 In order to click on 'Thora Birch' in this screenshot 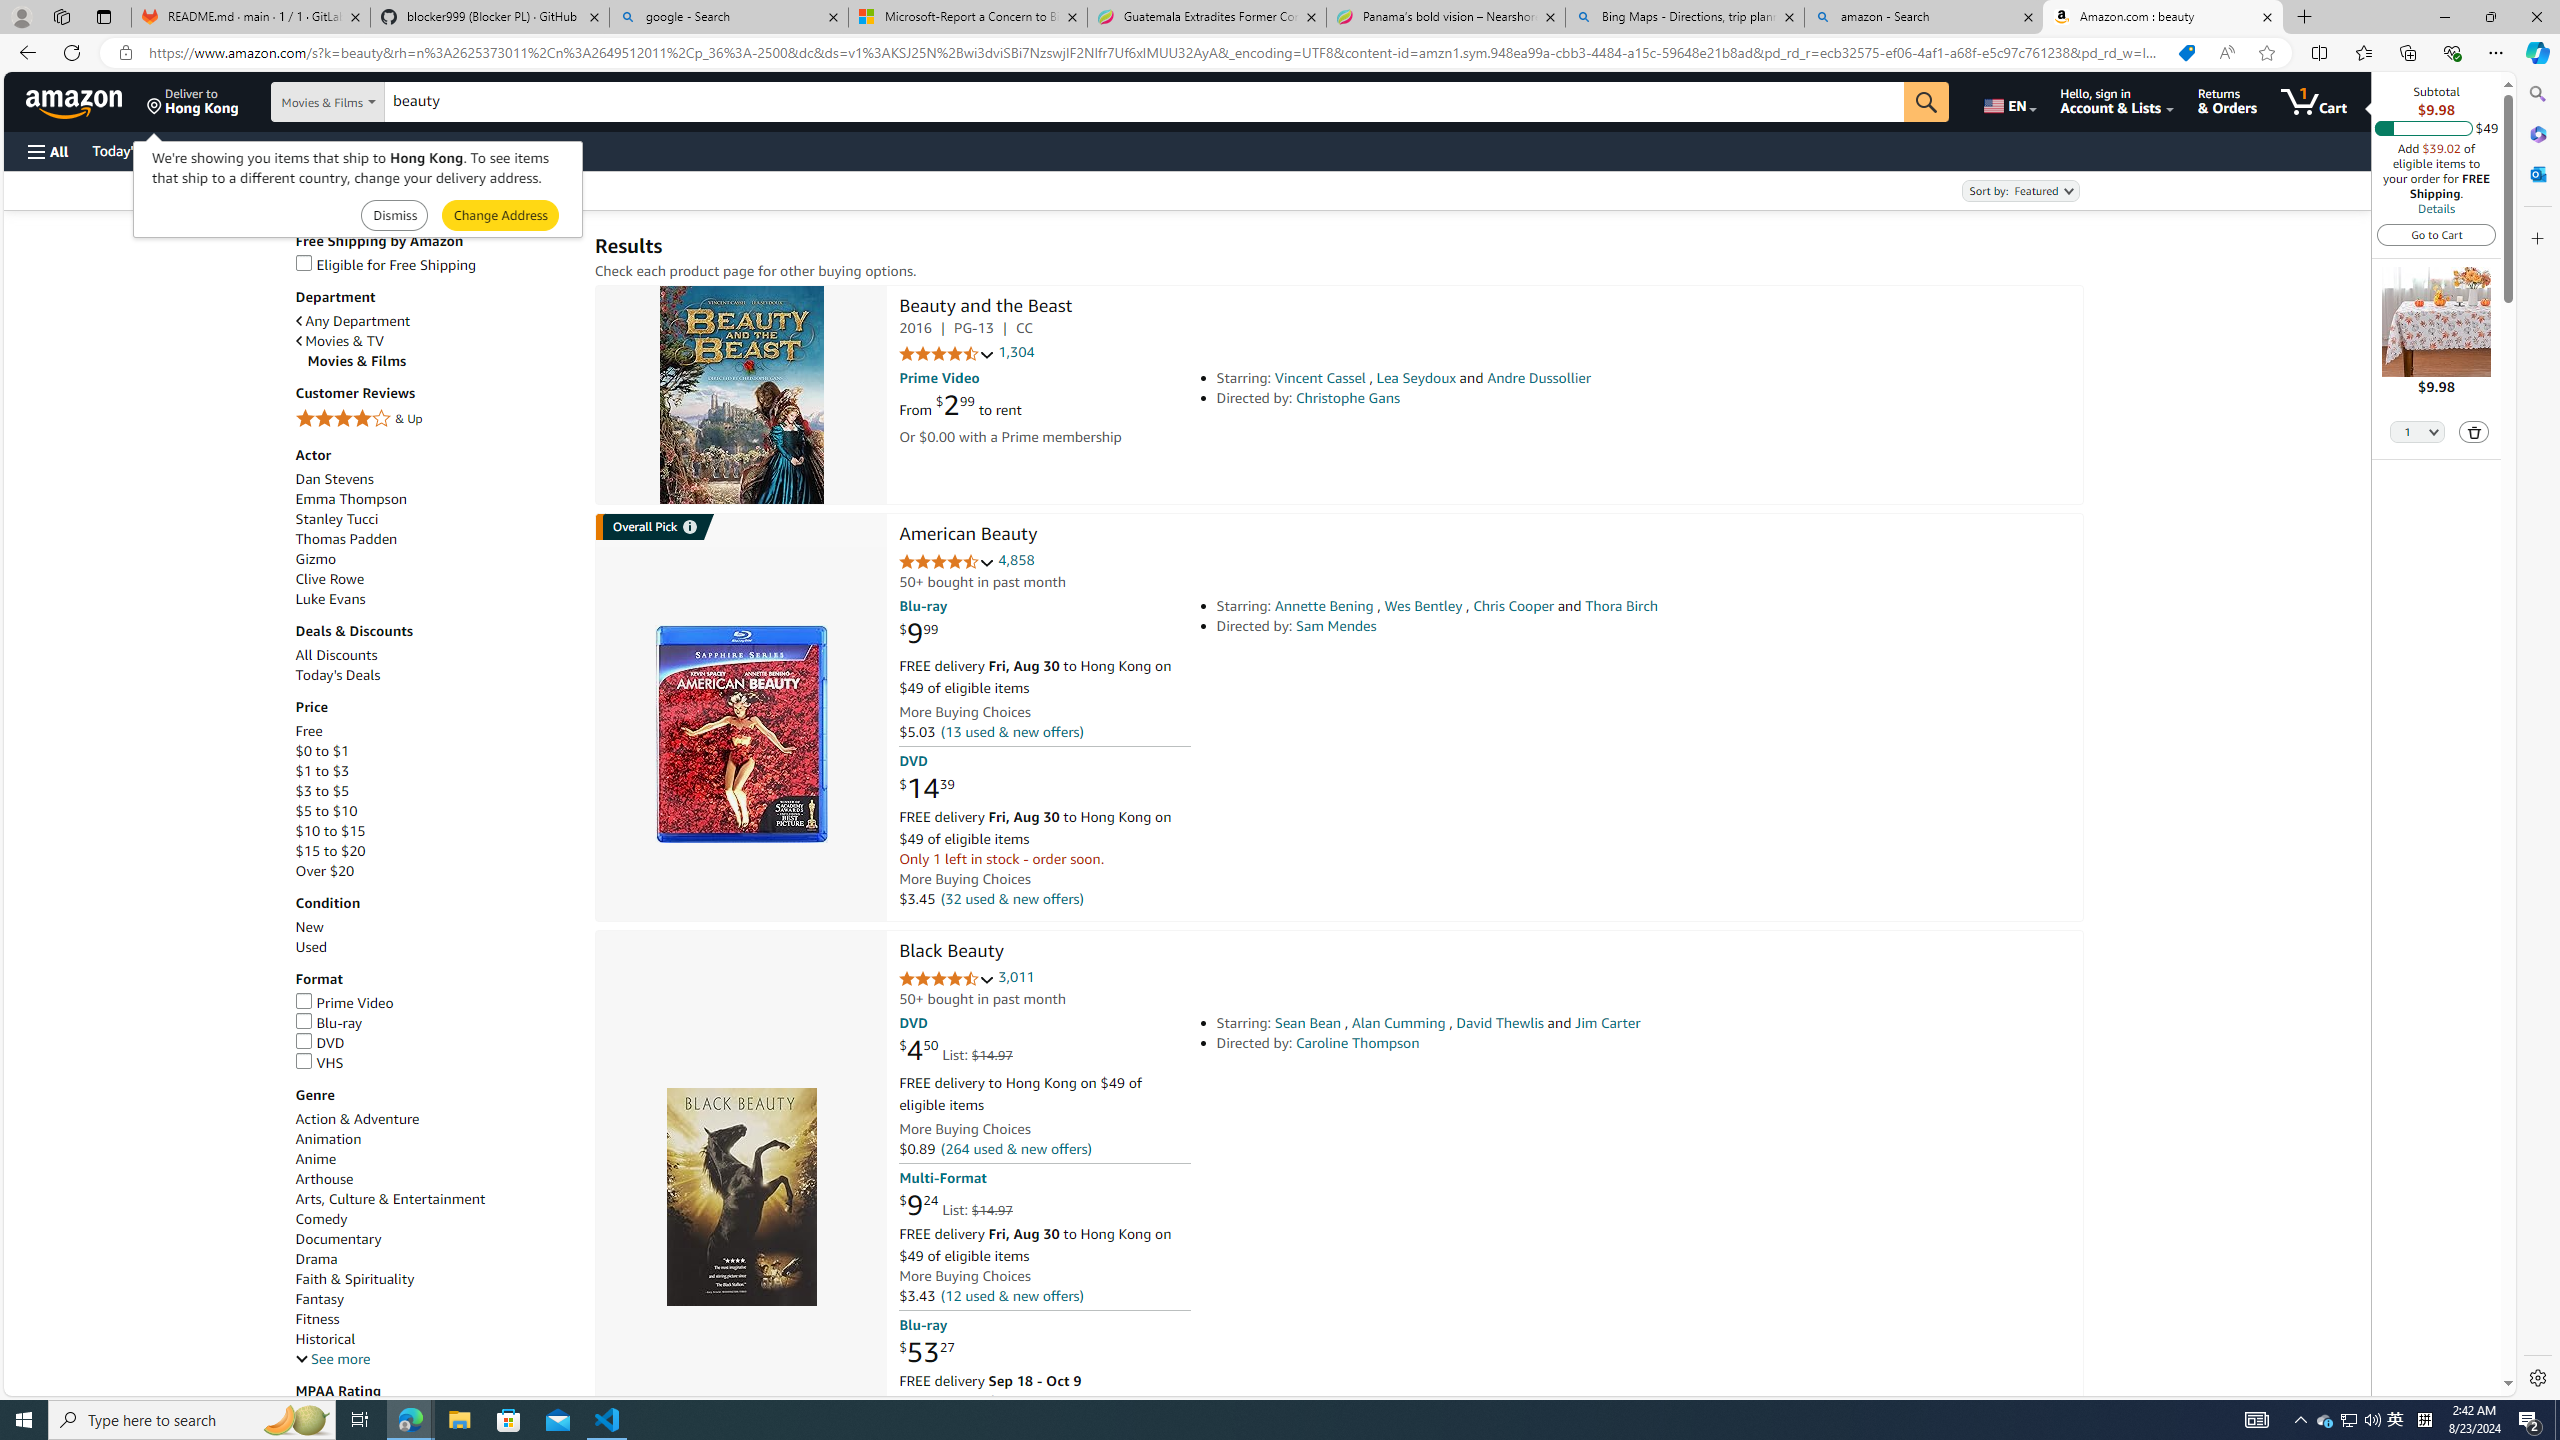, I will do `click(1621, 605)`.